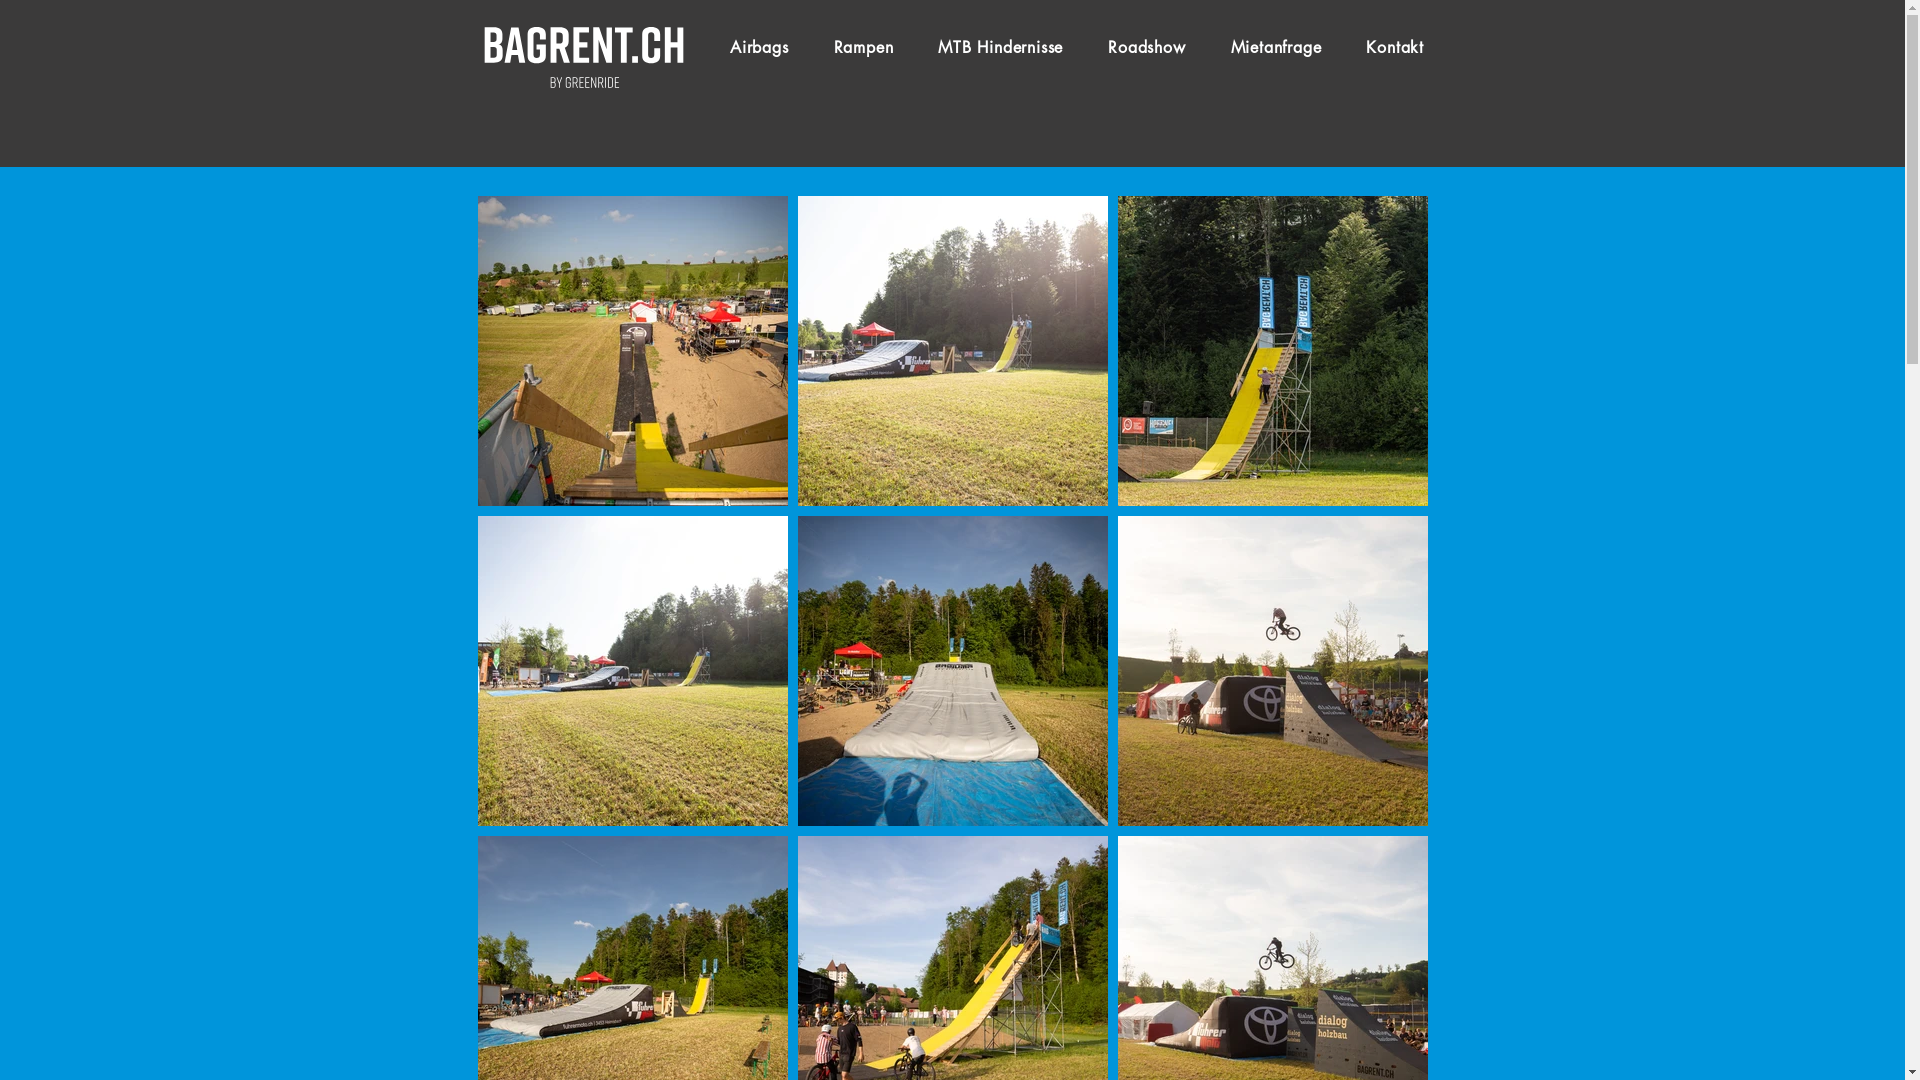  What do you see at coordinates (919, 46) in the screenshot?
I see `'MTB Hindernisse'` at bounding box center [919, 46].